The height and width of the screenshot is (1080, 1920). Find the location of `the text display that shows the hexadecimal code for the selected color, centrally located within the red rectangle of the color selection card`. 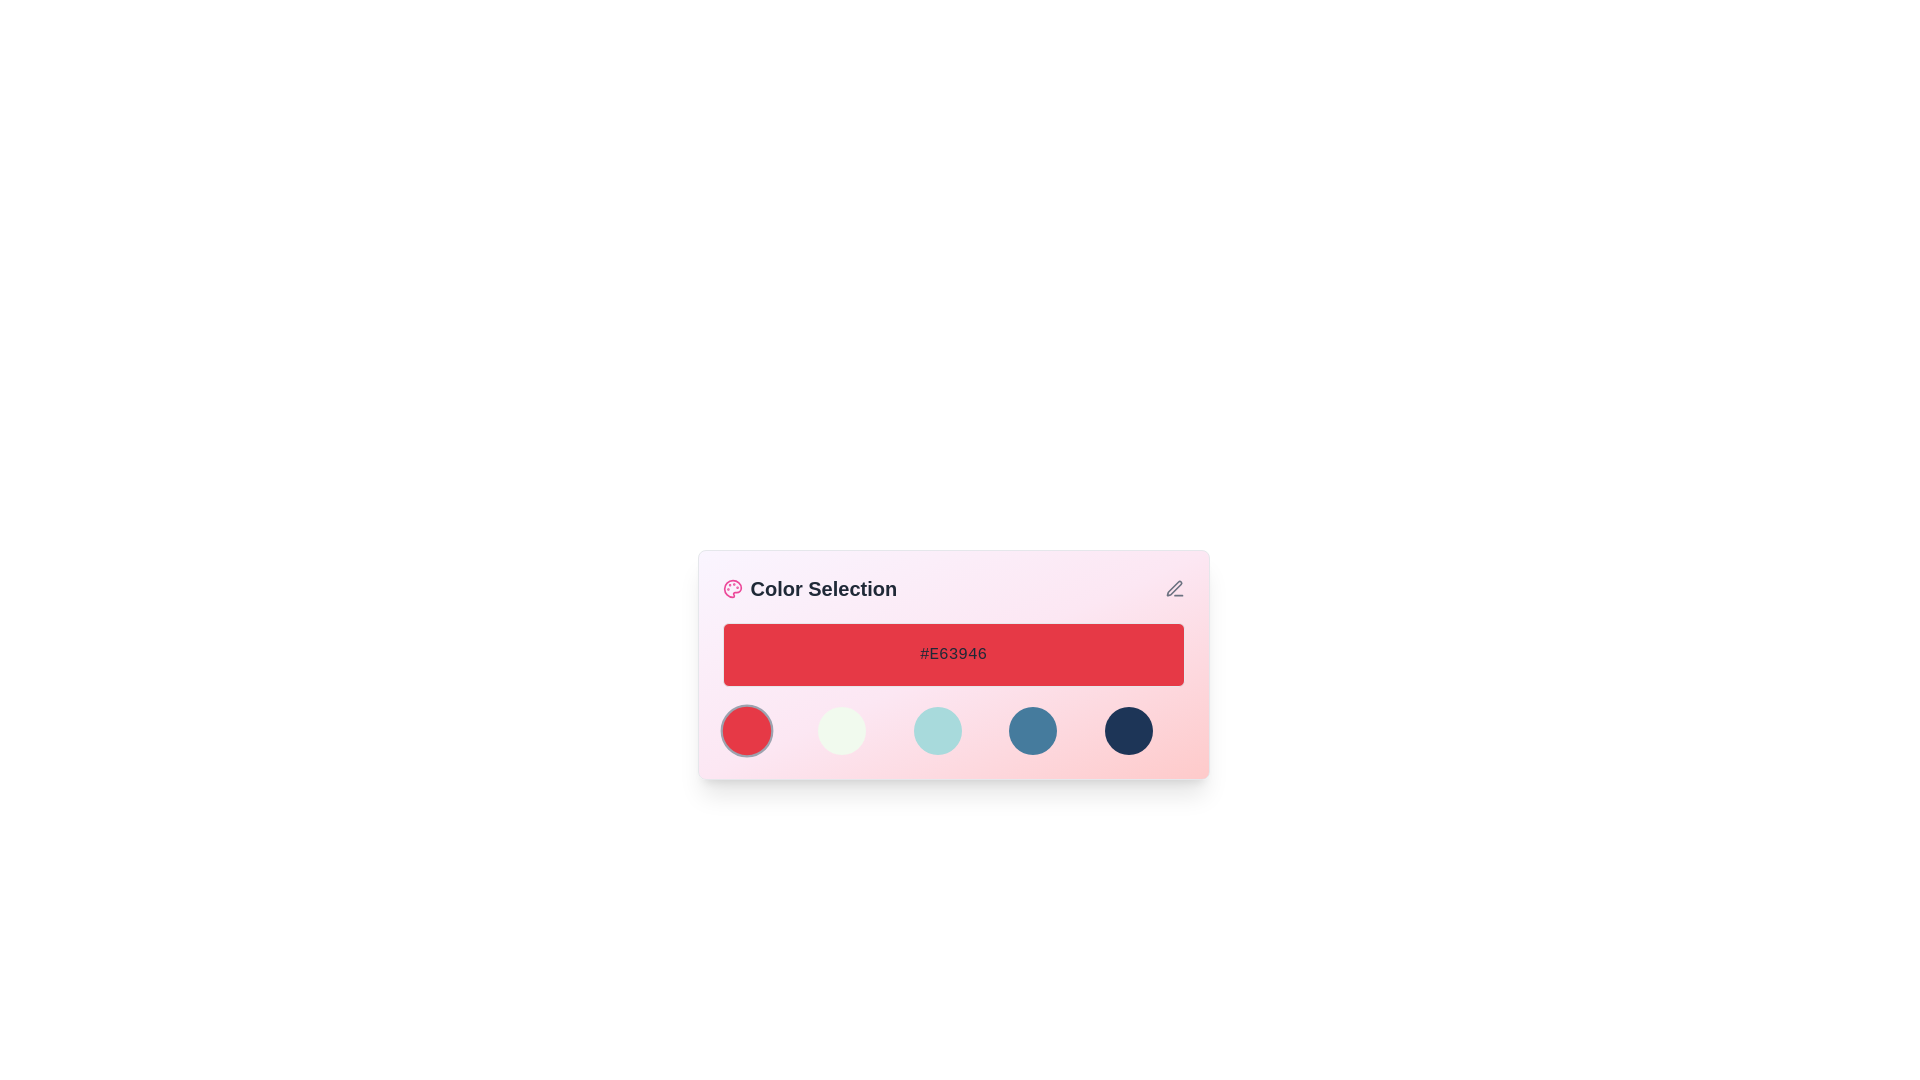

the text display that shows the hexadecimal code for the selected color, centrally located within the red rectangle of the color selection card is located at coordinates (952, 655).